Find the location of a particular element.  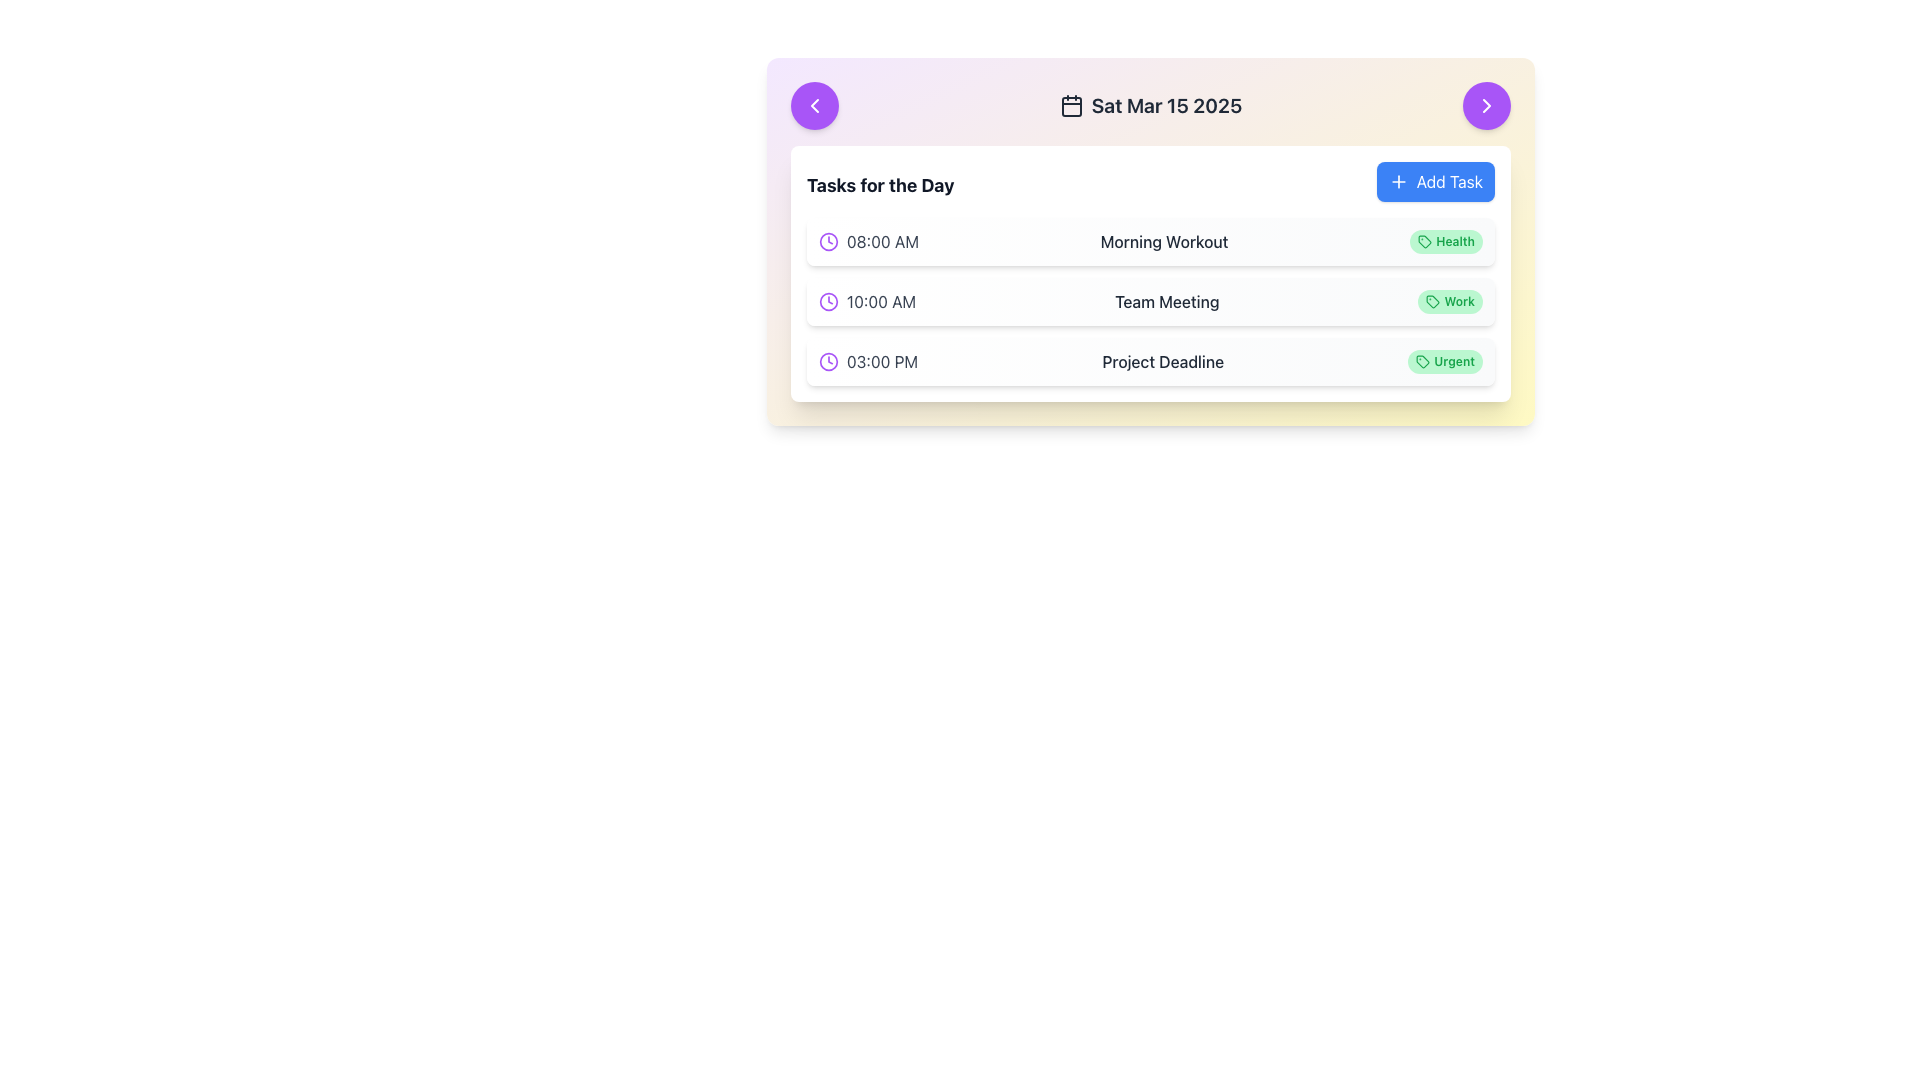

the icon representing the category or metadata associated with the 'Morning Workout' task, located in the top-right corner of the task entry is located at coordinates (1424, 241).